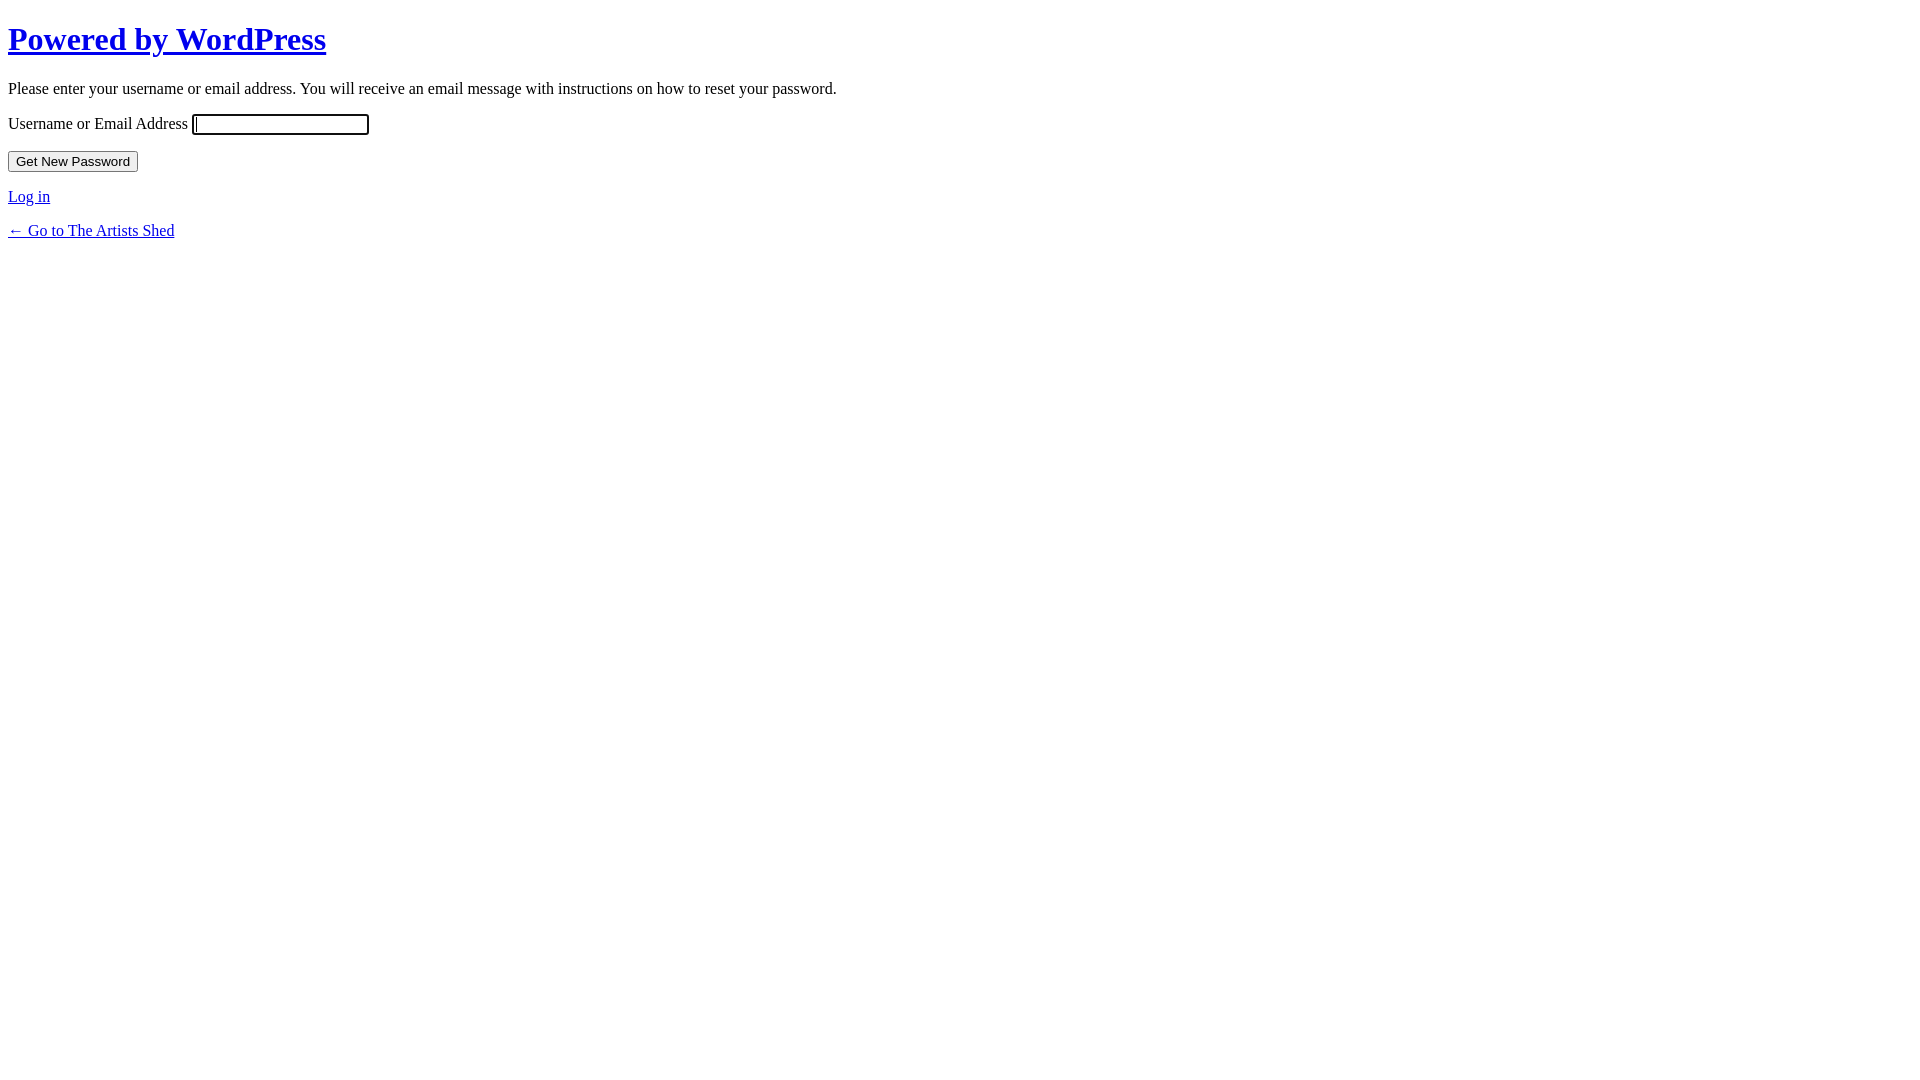 The height and width of the screenshot is (1080, 1920). Describe the element at coordinates (8, 196) in the screenshot. I see `'Log in'` at that location.